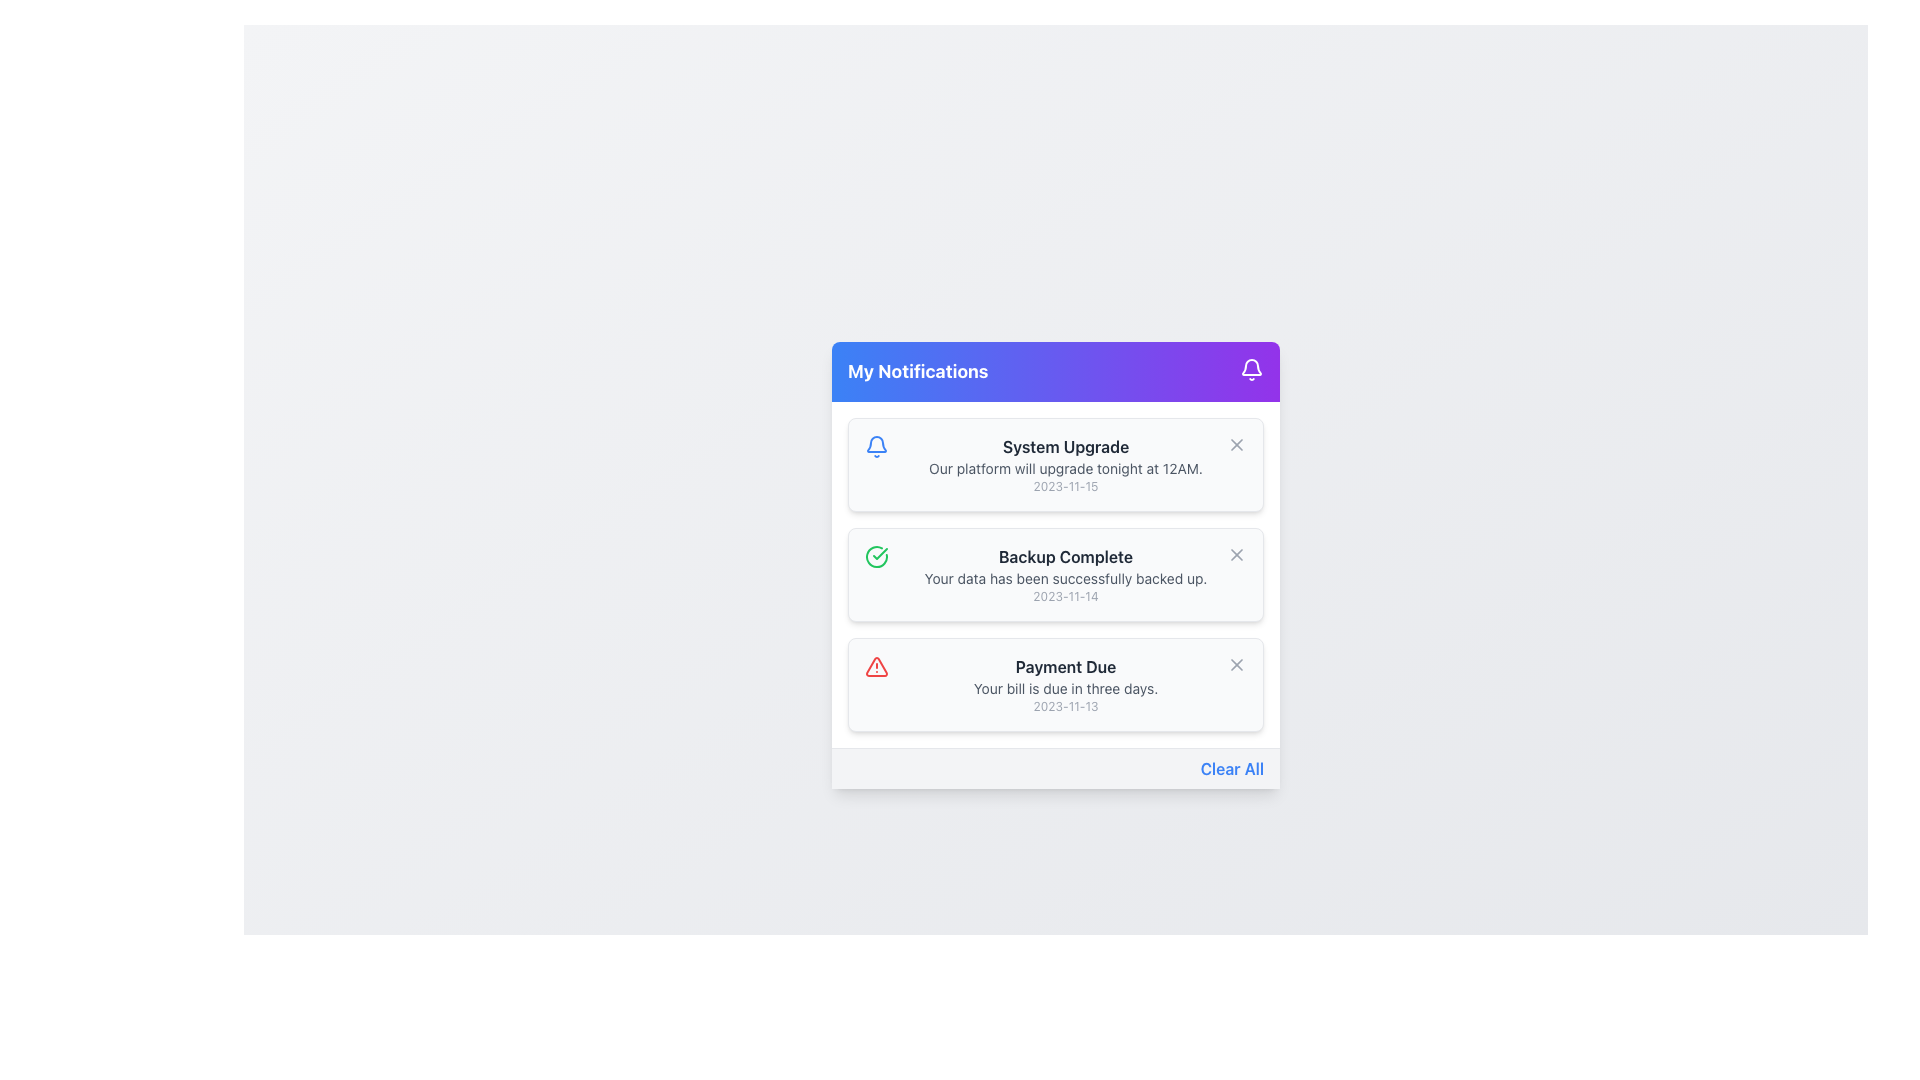 The image size is (1920, 1080). I want to click on the left-aligned static text that serves as the title for the notifications section, located in the rounded-top header bar above the content, so click(917, 371).